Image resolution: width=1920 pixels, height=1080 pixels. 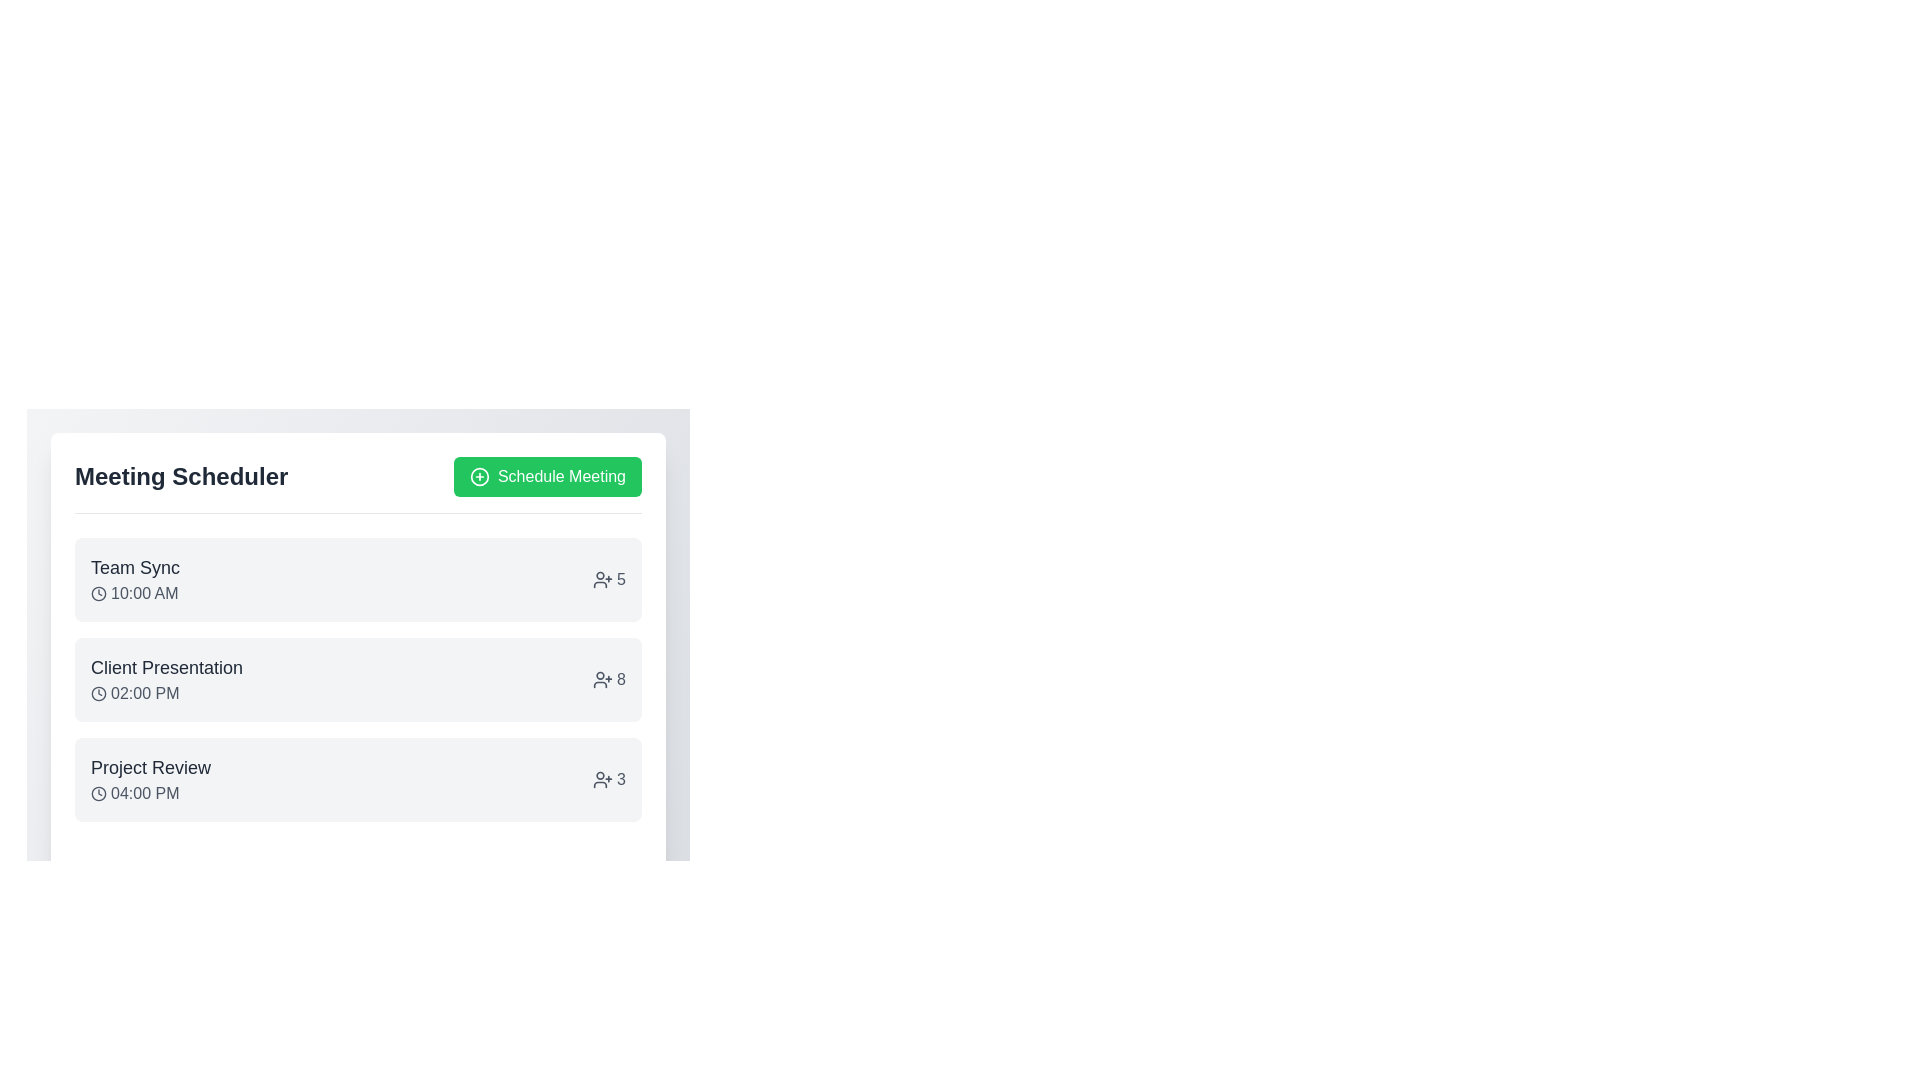 I want to click on the first card in the meeting scheduler component to inspect its details, so click(x=358, y=622).